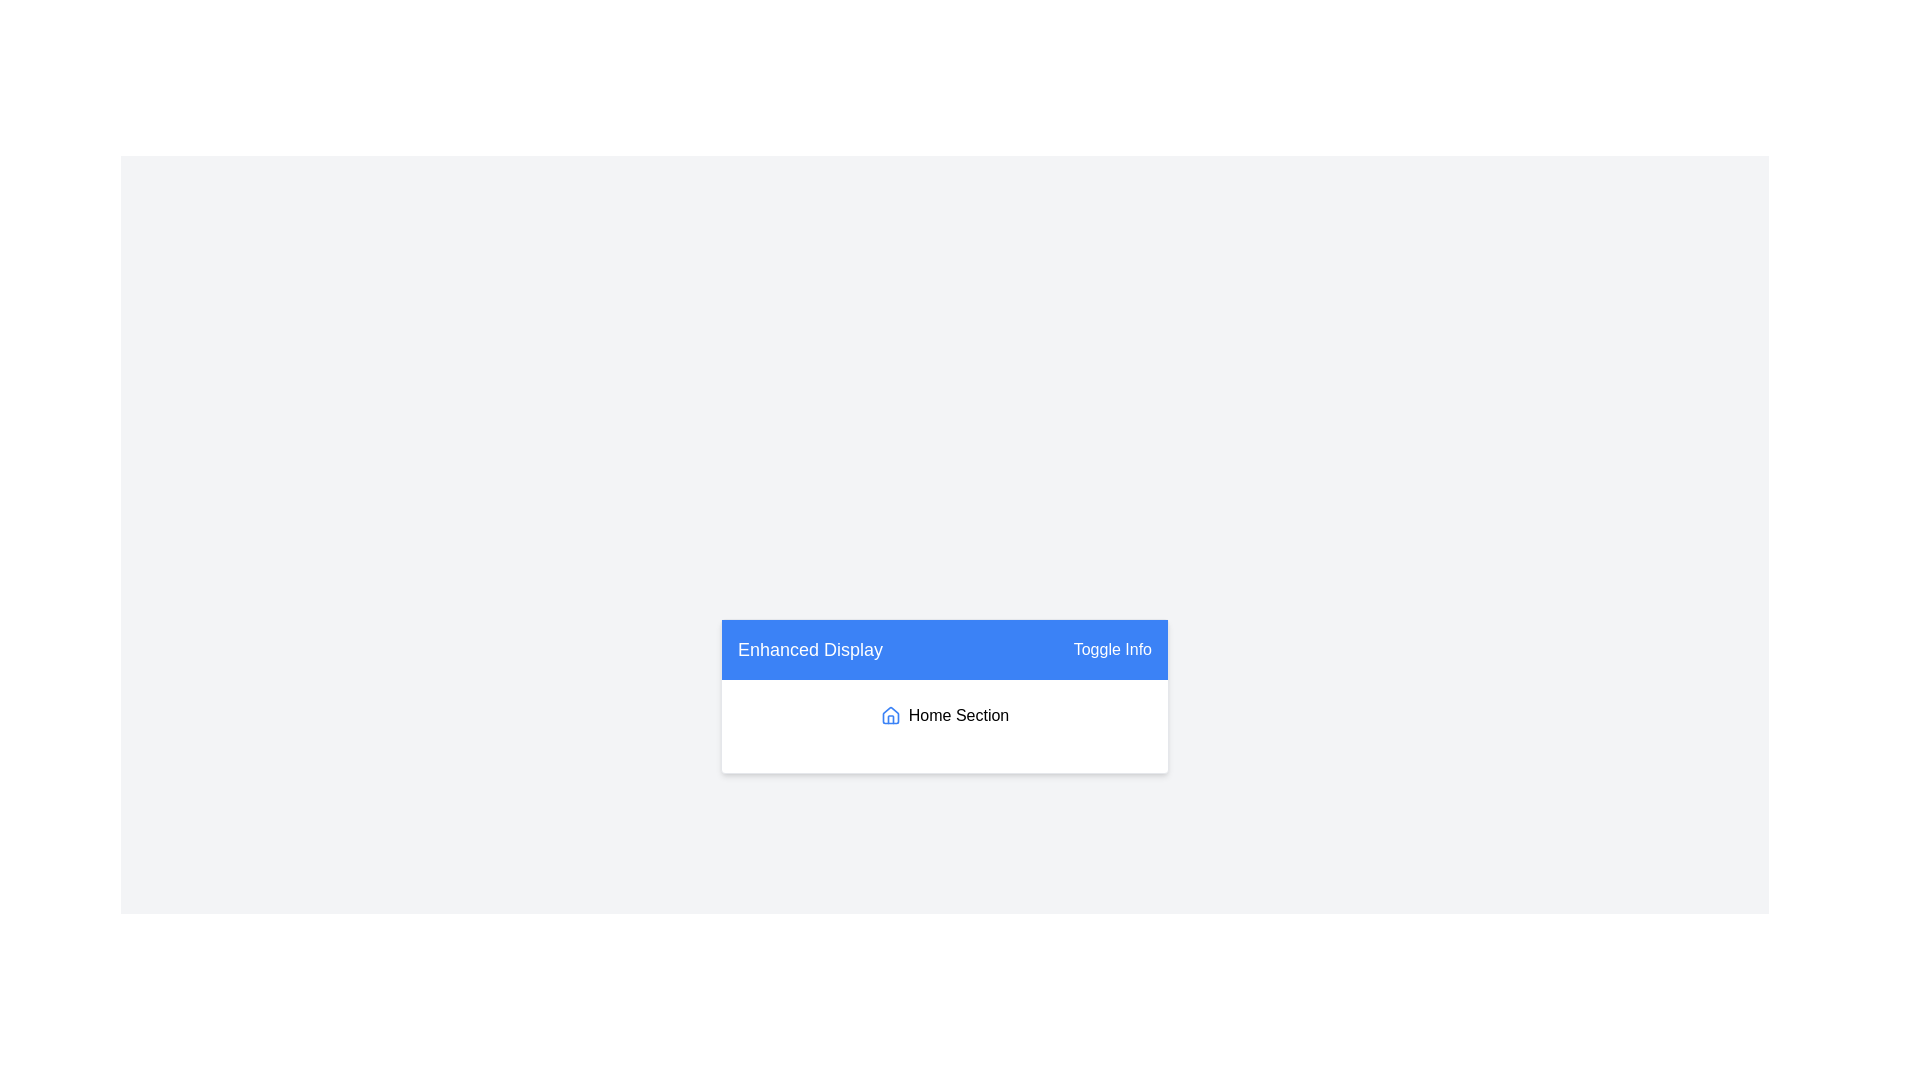 This screenshot has width=1920, height=1080. I want to click on the static text label that serves as a section title, located towards the center-bottom of the interface, adjacent to a house icon on its left, so click(958, 713).